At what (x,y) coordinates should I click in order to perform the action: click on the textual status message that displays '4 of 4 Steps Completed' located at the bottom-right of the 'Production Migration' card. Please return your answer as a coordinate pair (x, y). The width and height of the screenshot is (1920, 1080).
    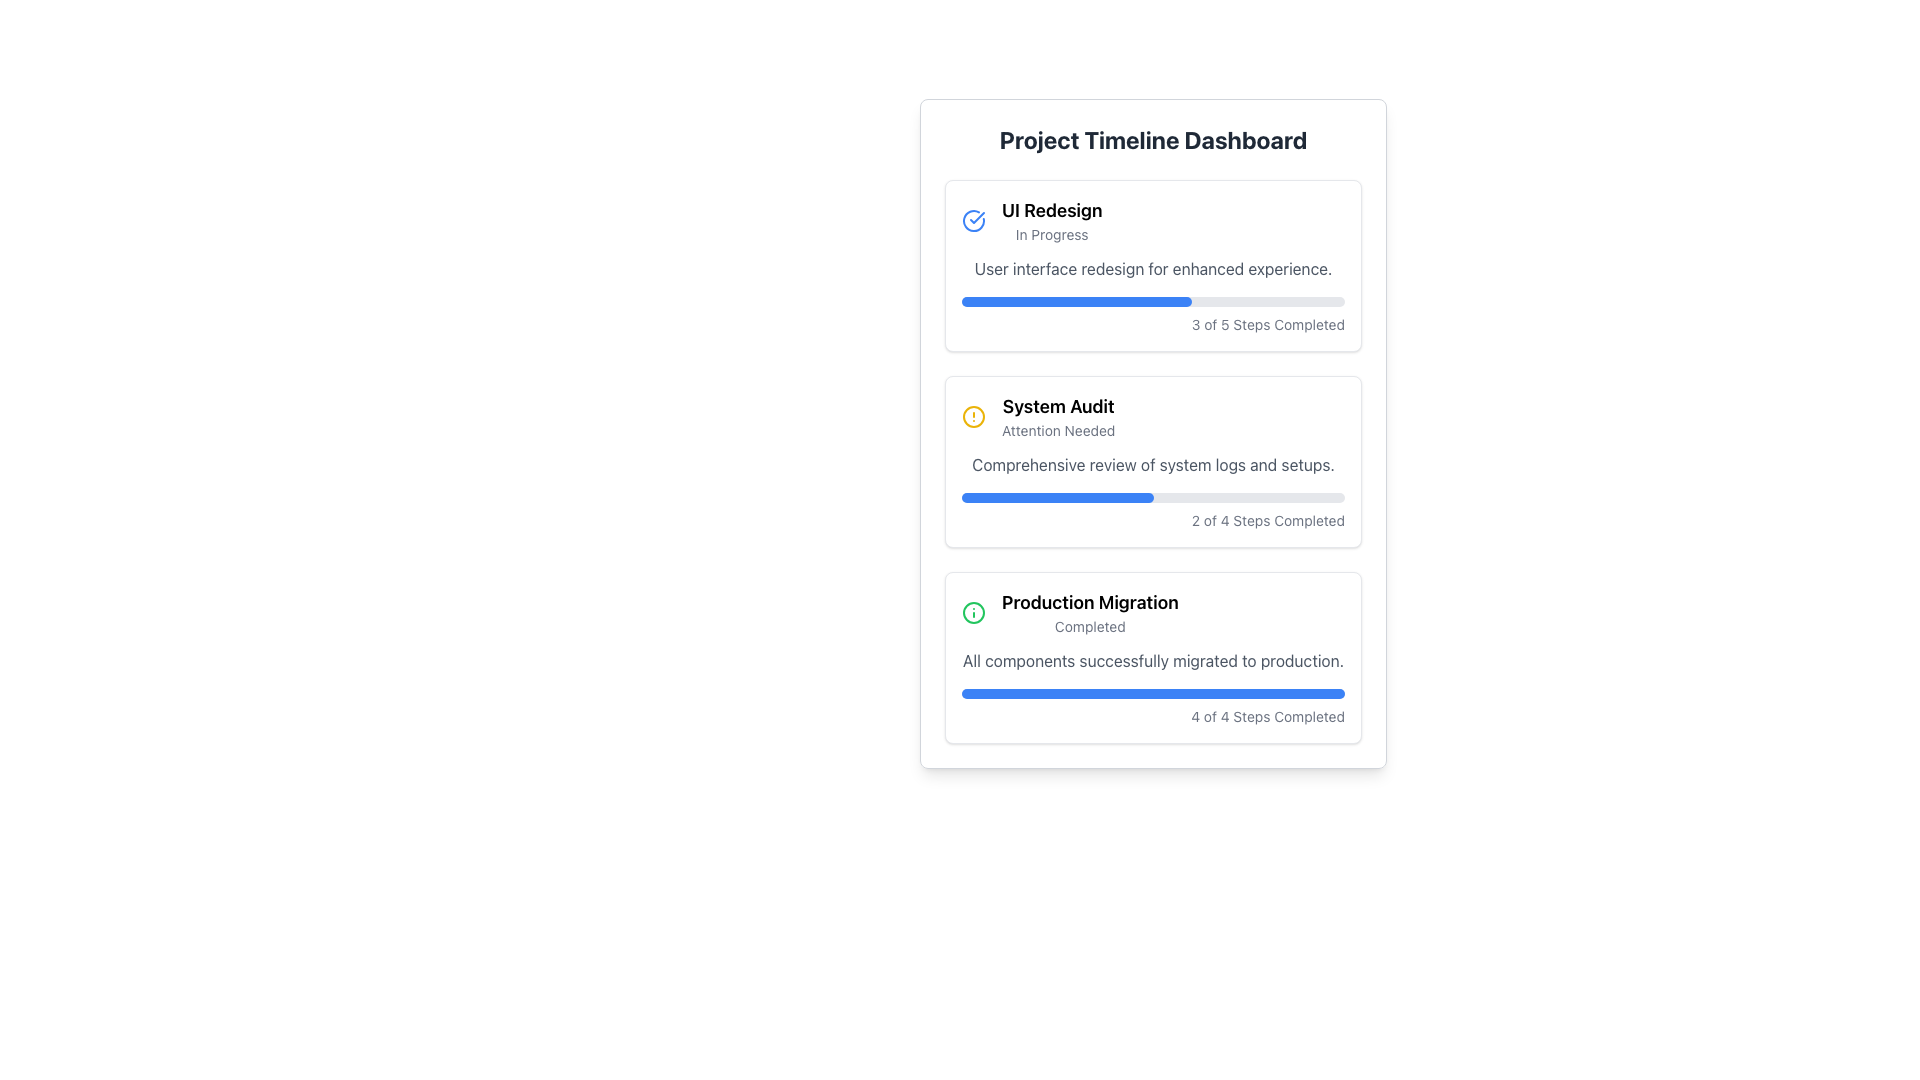
    Looking at the image, I should click on (1153, 716).